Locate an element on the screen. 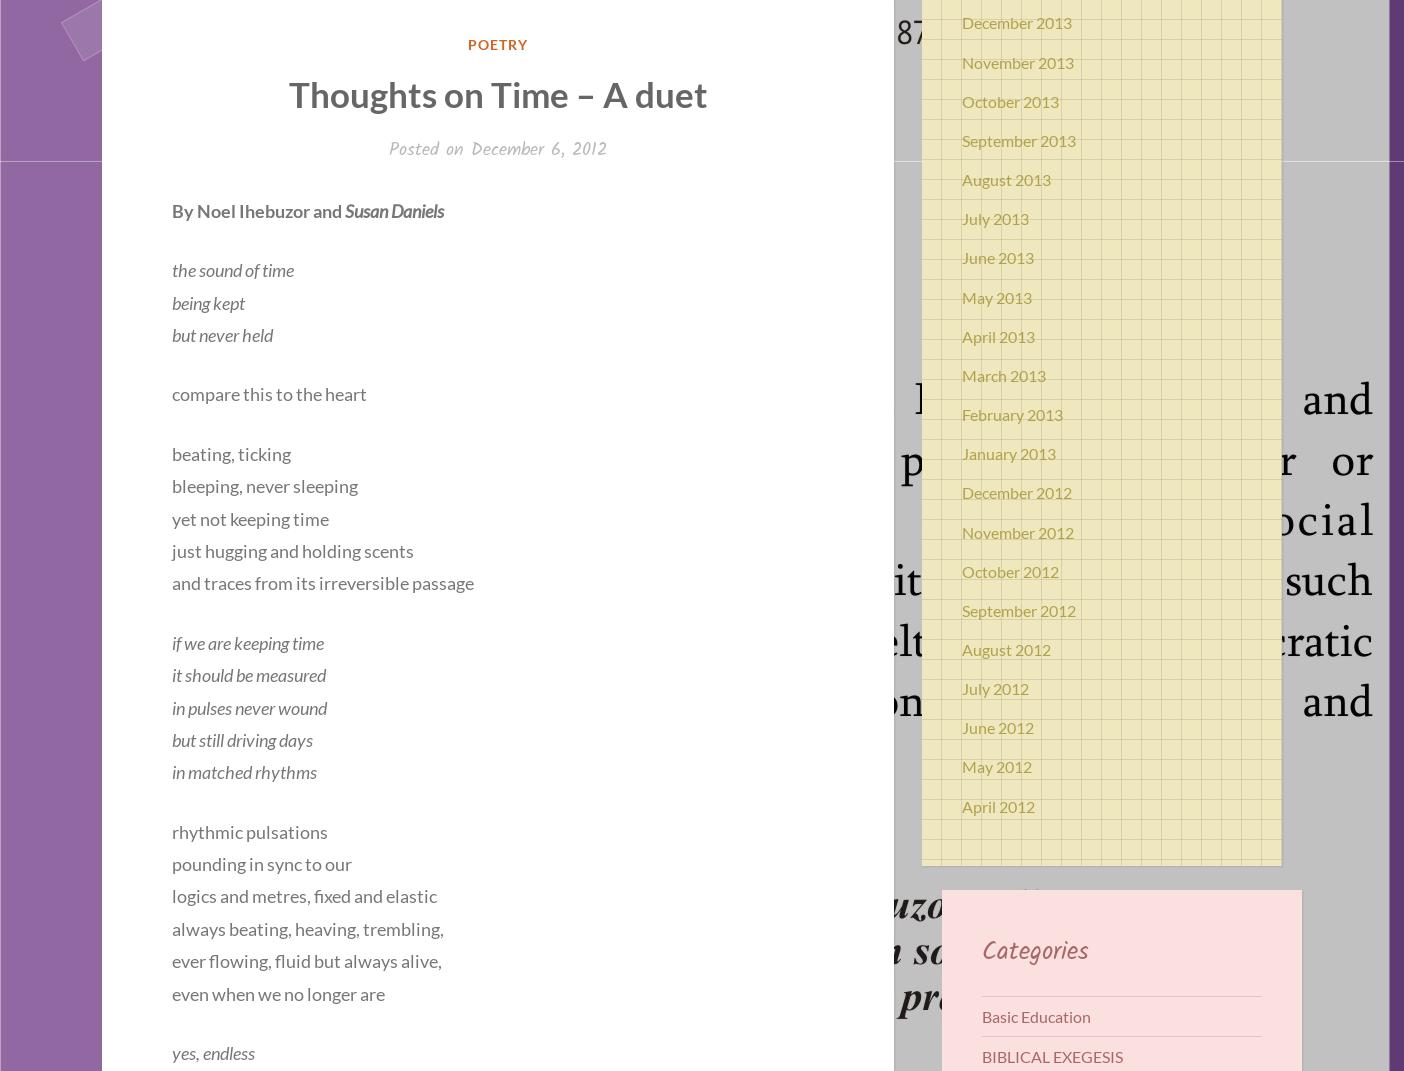 Image resolution: width=1404 pixels, height=1071 pixels. 'Thoughts on Time – A duet' is located at coordinates (287, 94).